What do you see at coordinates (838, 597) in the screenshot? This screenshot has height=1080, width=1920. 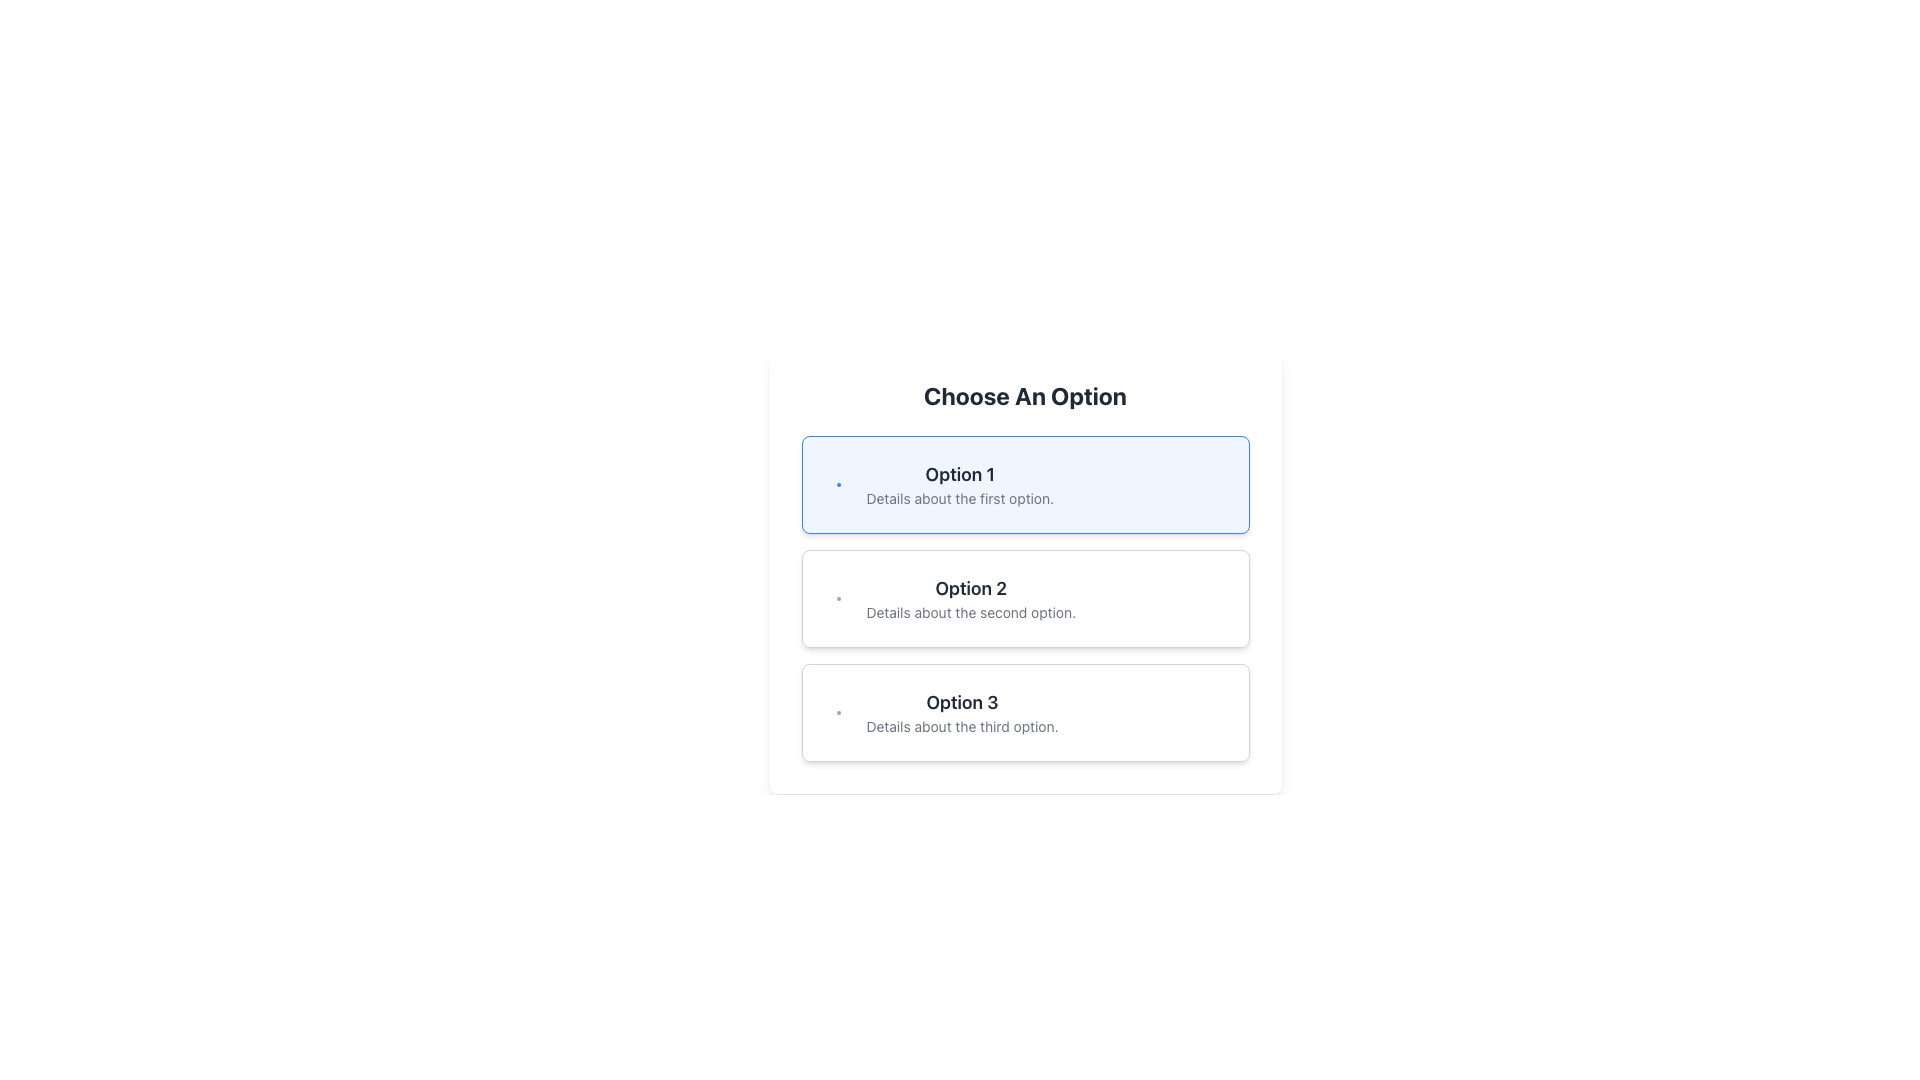 I see `the icon located at the top-left corner of the 'Option 2' card, which serves as a graphical marker associated with this option` at bounding box center [838, 597].